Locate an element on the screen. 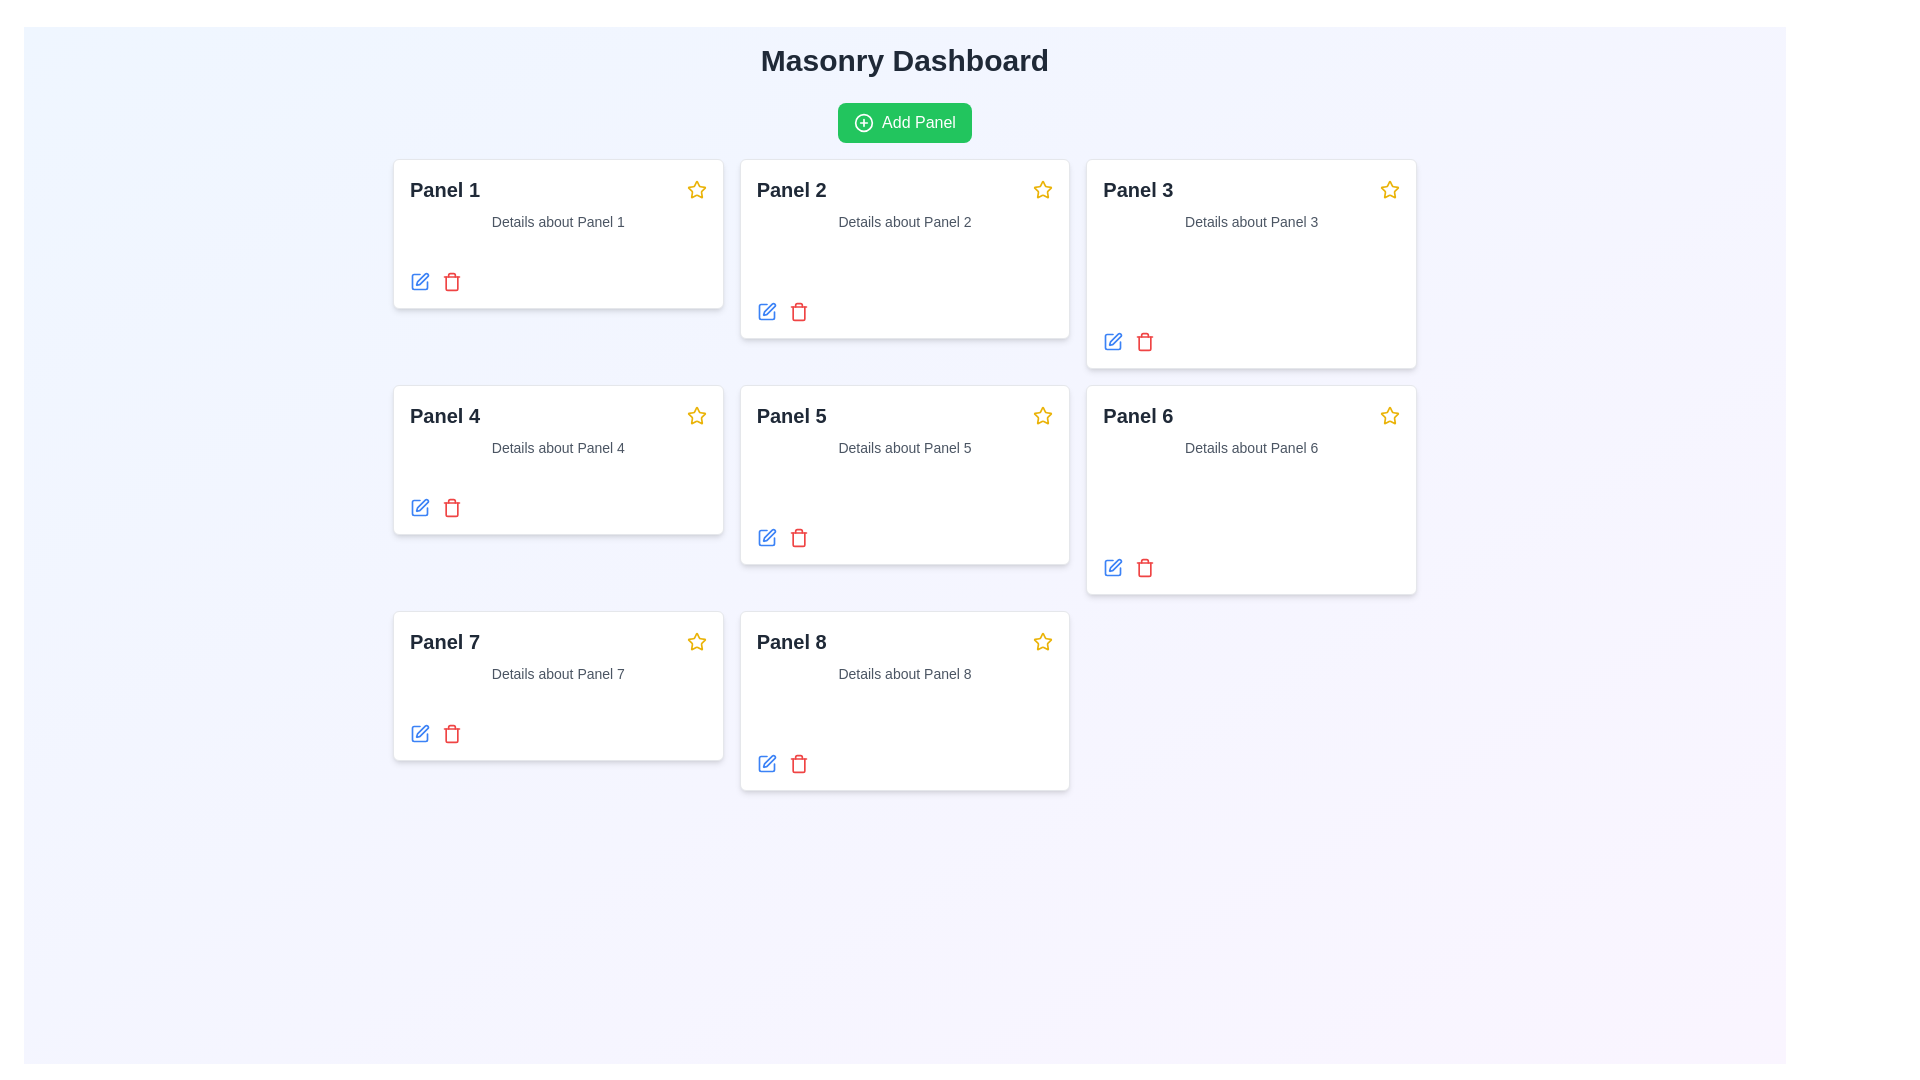 Image resolution: width=1920 pixels, height=1080 pixels. the star icon located in the header of 'Panel 5' card on the right side is located at coordinates (1042, 415).